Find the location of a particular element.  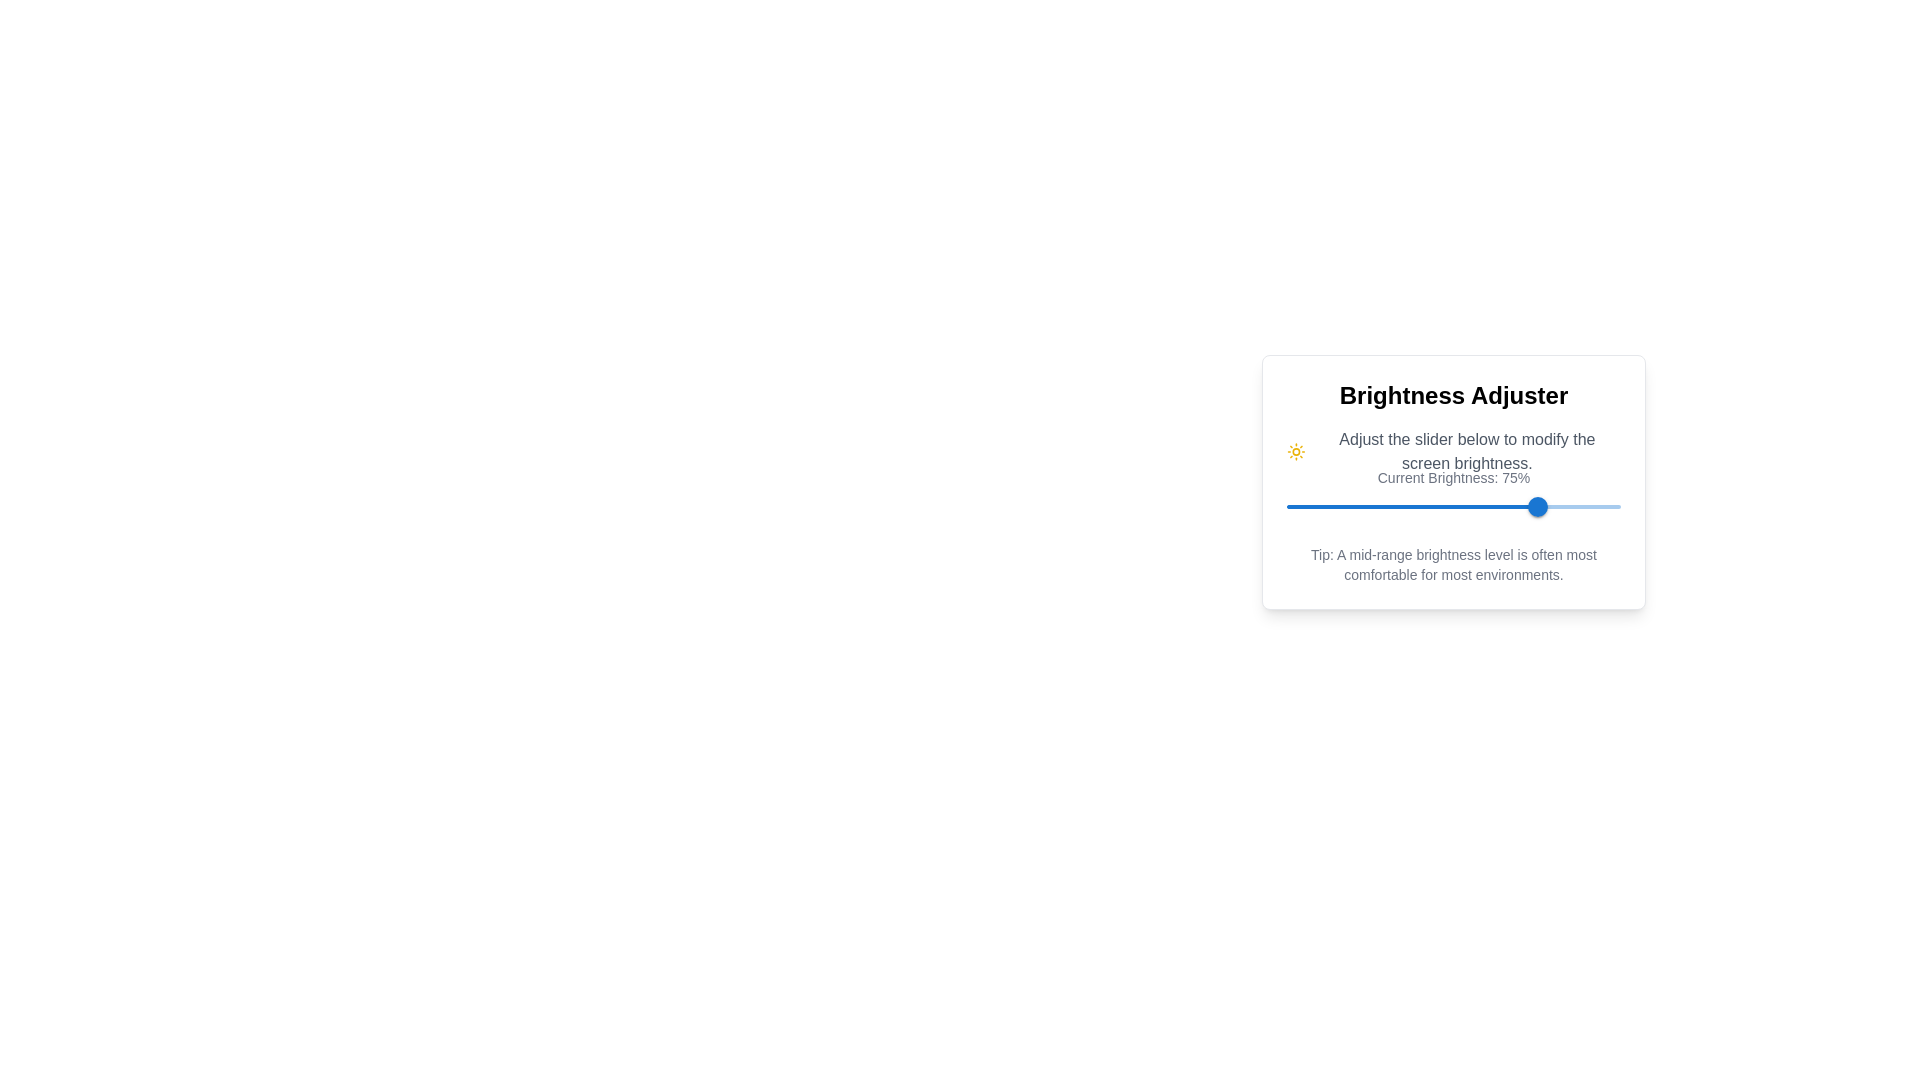

the slider thumb that allows users to adjust the brightness level, located beneath the label 'Current Brightness: 75%' is located at coordinates (1536, 505).